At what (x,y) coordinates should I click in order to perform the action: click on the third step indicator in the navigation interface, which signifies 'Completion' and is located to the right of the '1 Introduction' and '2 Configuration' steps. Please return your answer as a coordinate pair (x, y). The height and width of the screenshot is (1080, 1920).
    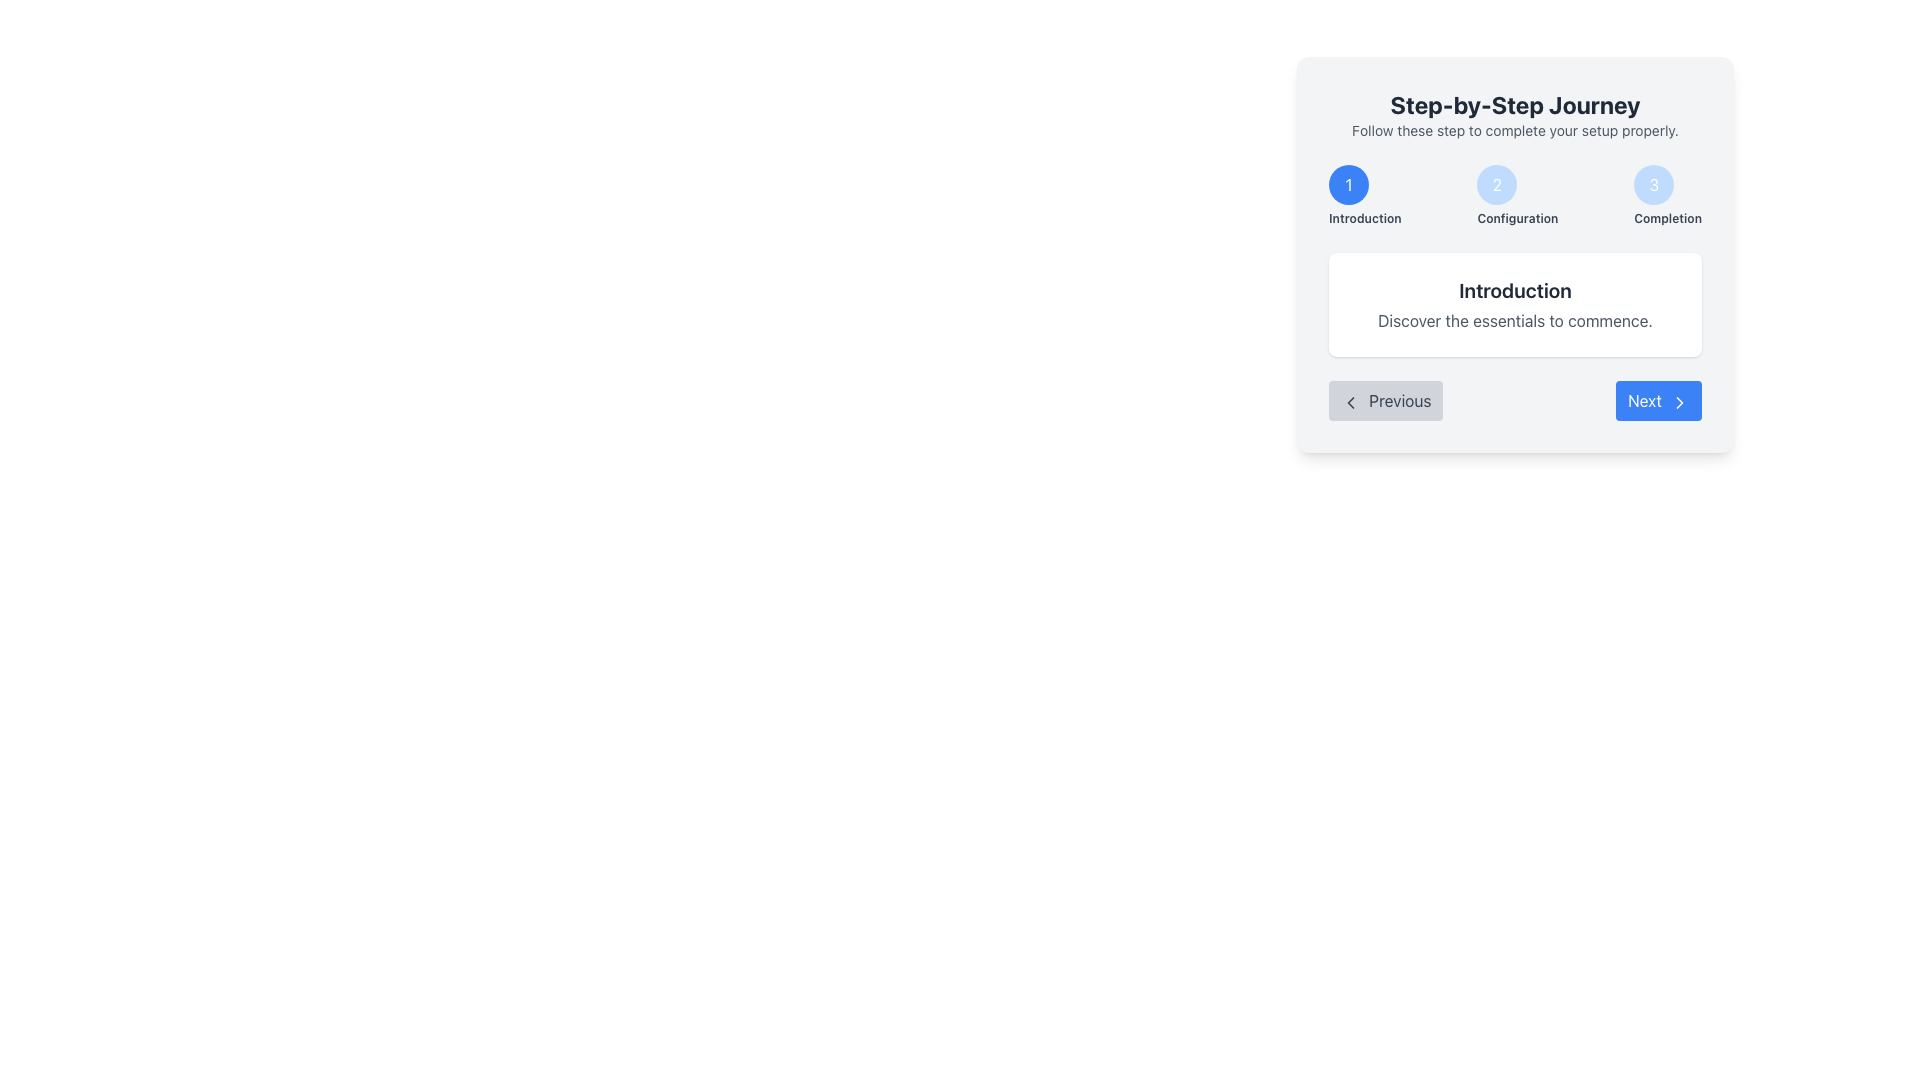
    Looking at the image, I should click on (1668, 196).